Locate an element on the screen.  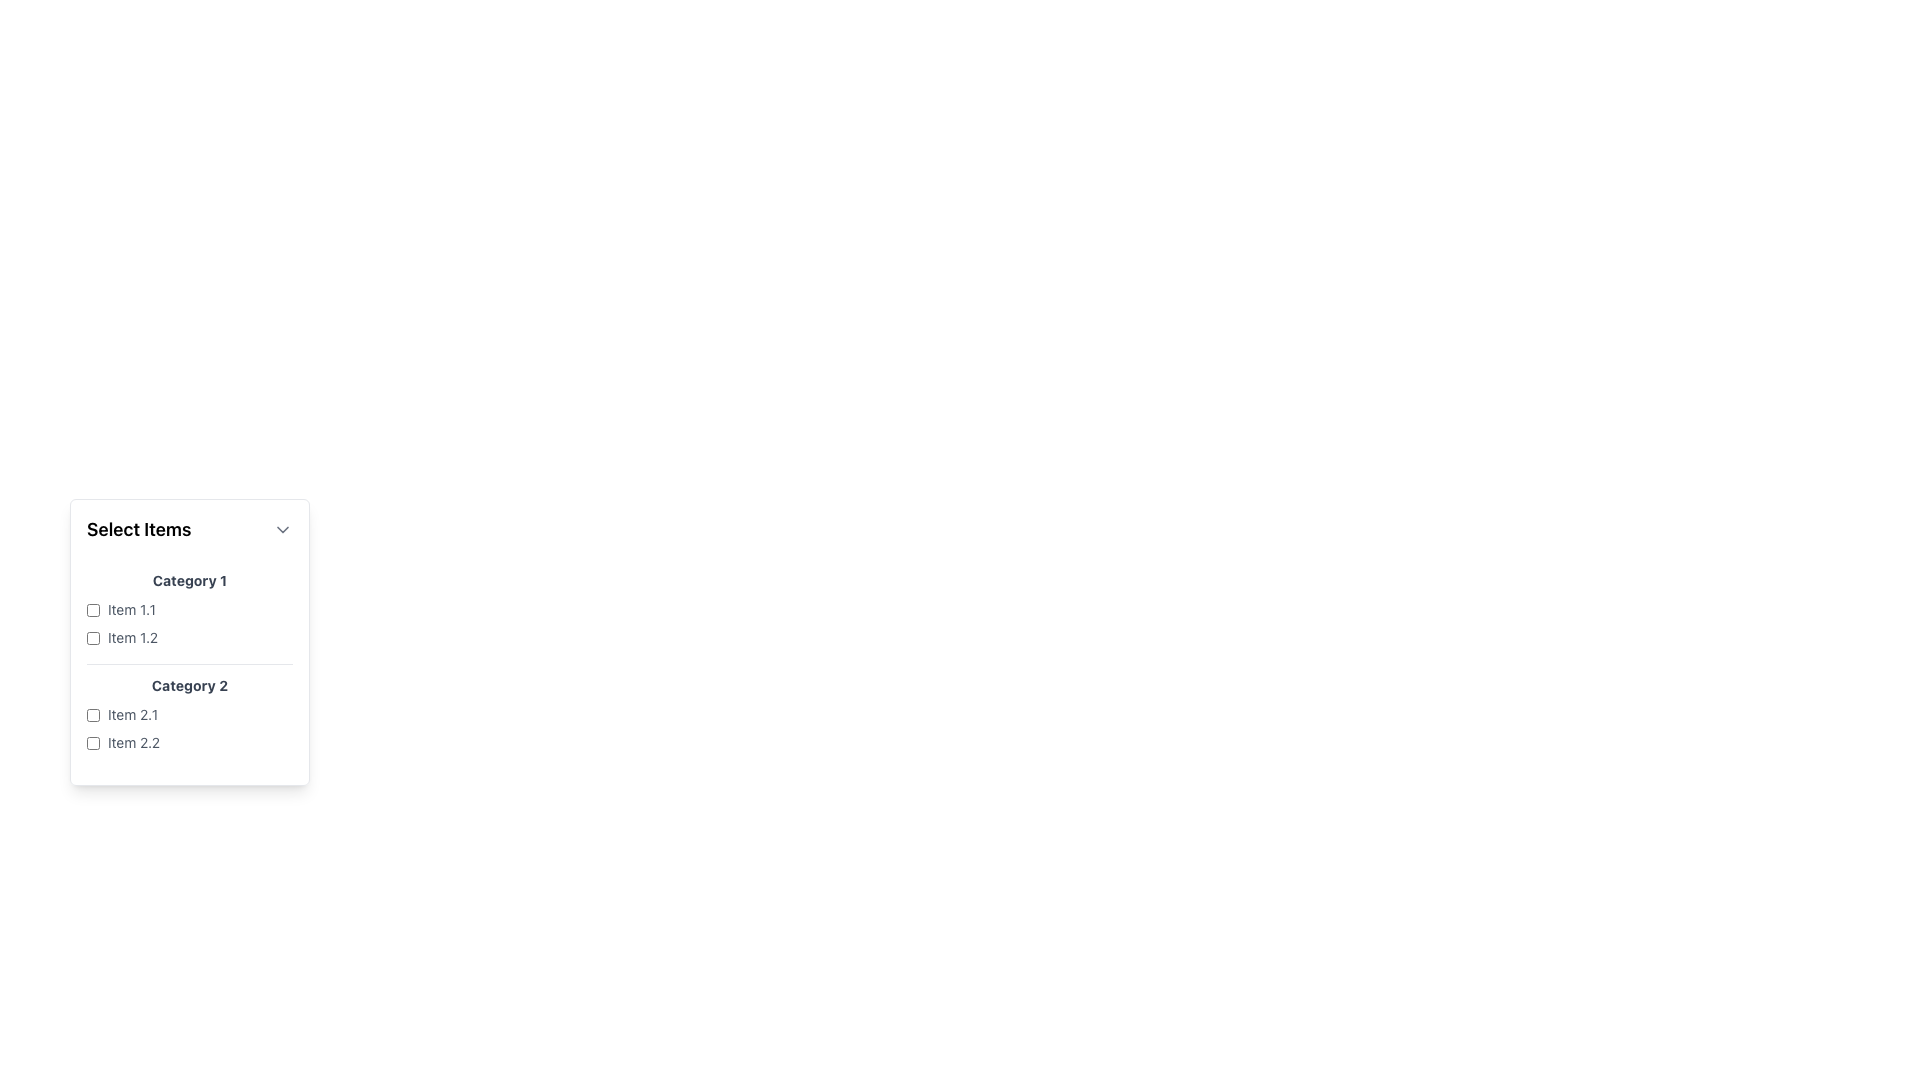
the labeled checkbox for 'Item 2.1' is located at coordinates (190, 713).